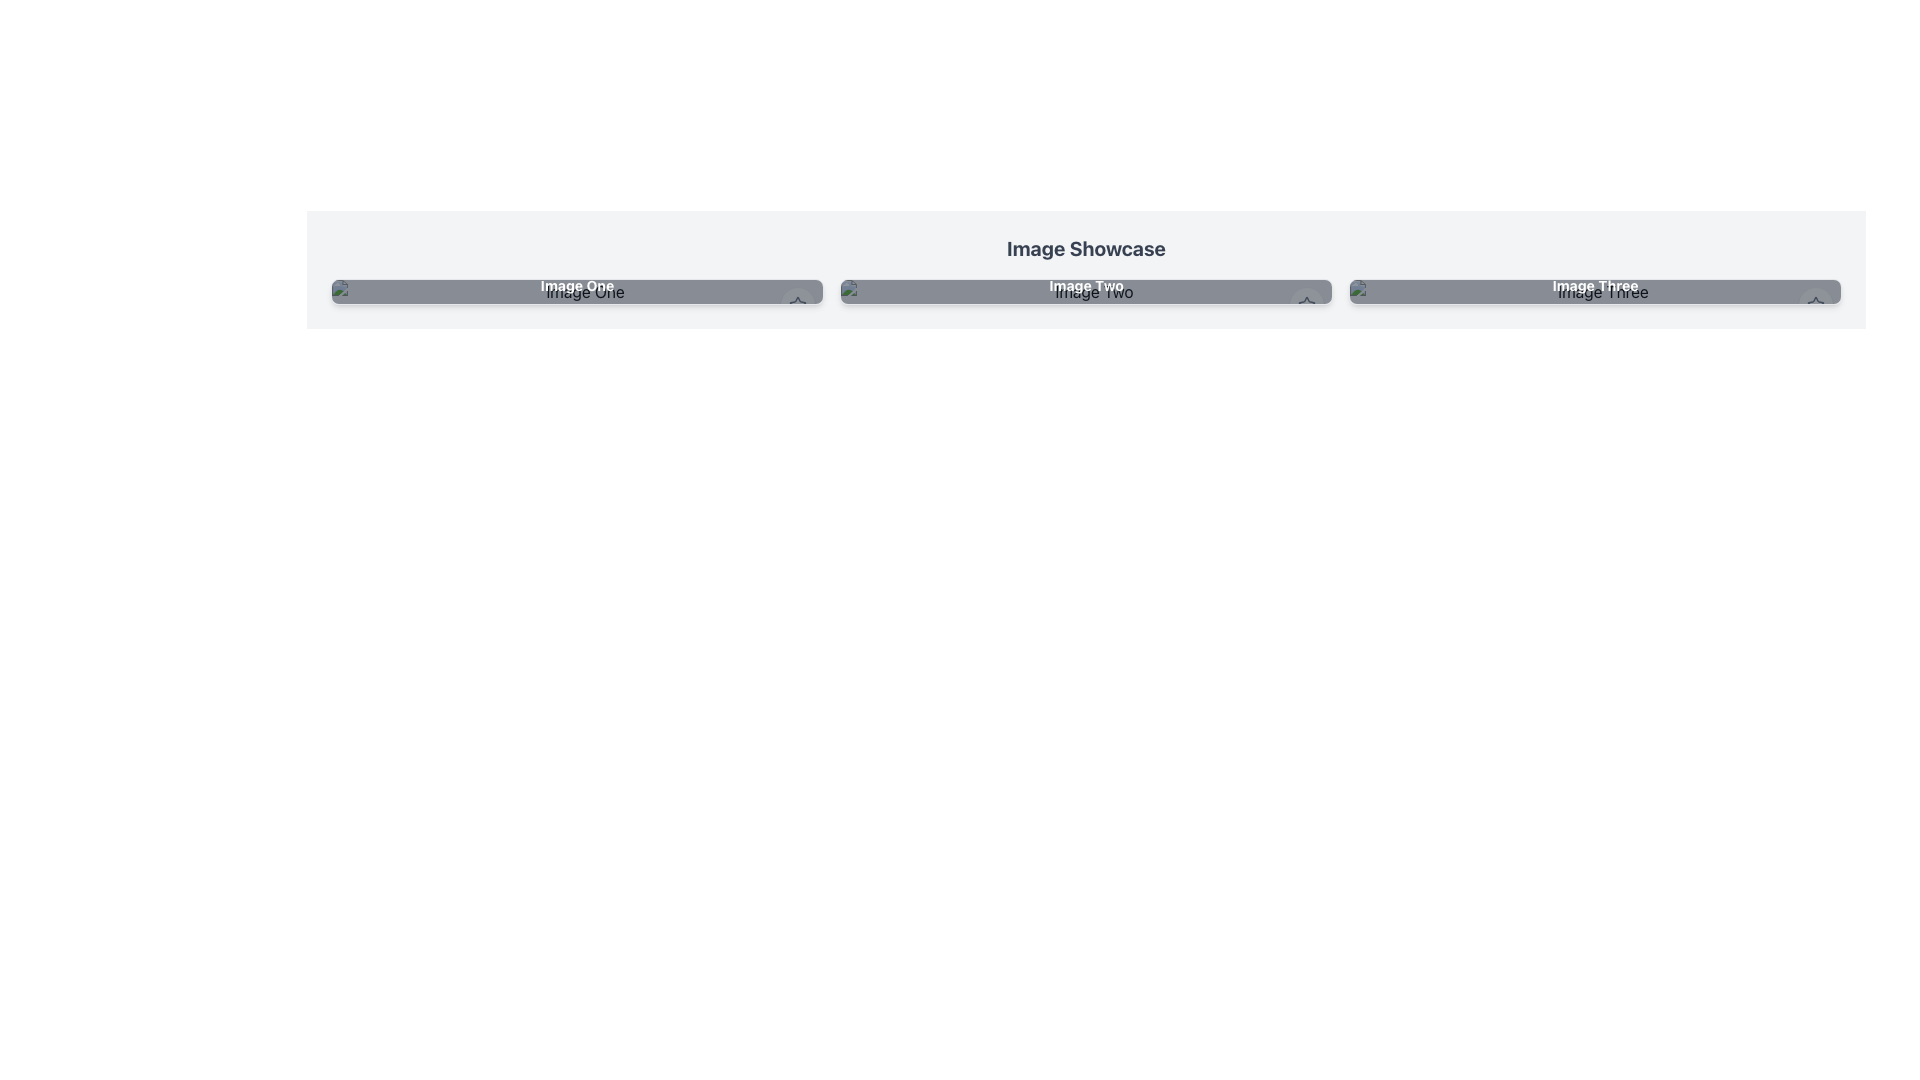 The width and height of the screenshot is (1920, 1080). What do you see at coordinates (1815, 304) in the screenshot?
I see `the star-shaped icon with a gray outline located inside the circular button in the upper-right area of 'Image Three'` at bounding box center [1815, 304].